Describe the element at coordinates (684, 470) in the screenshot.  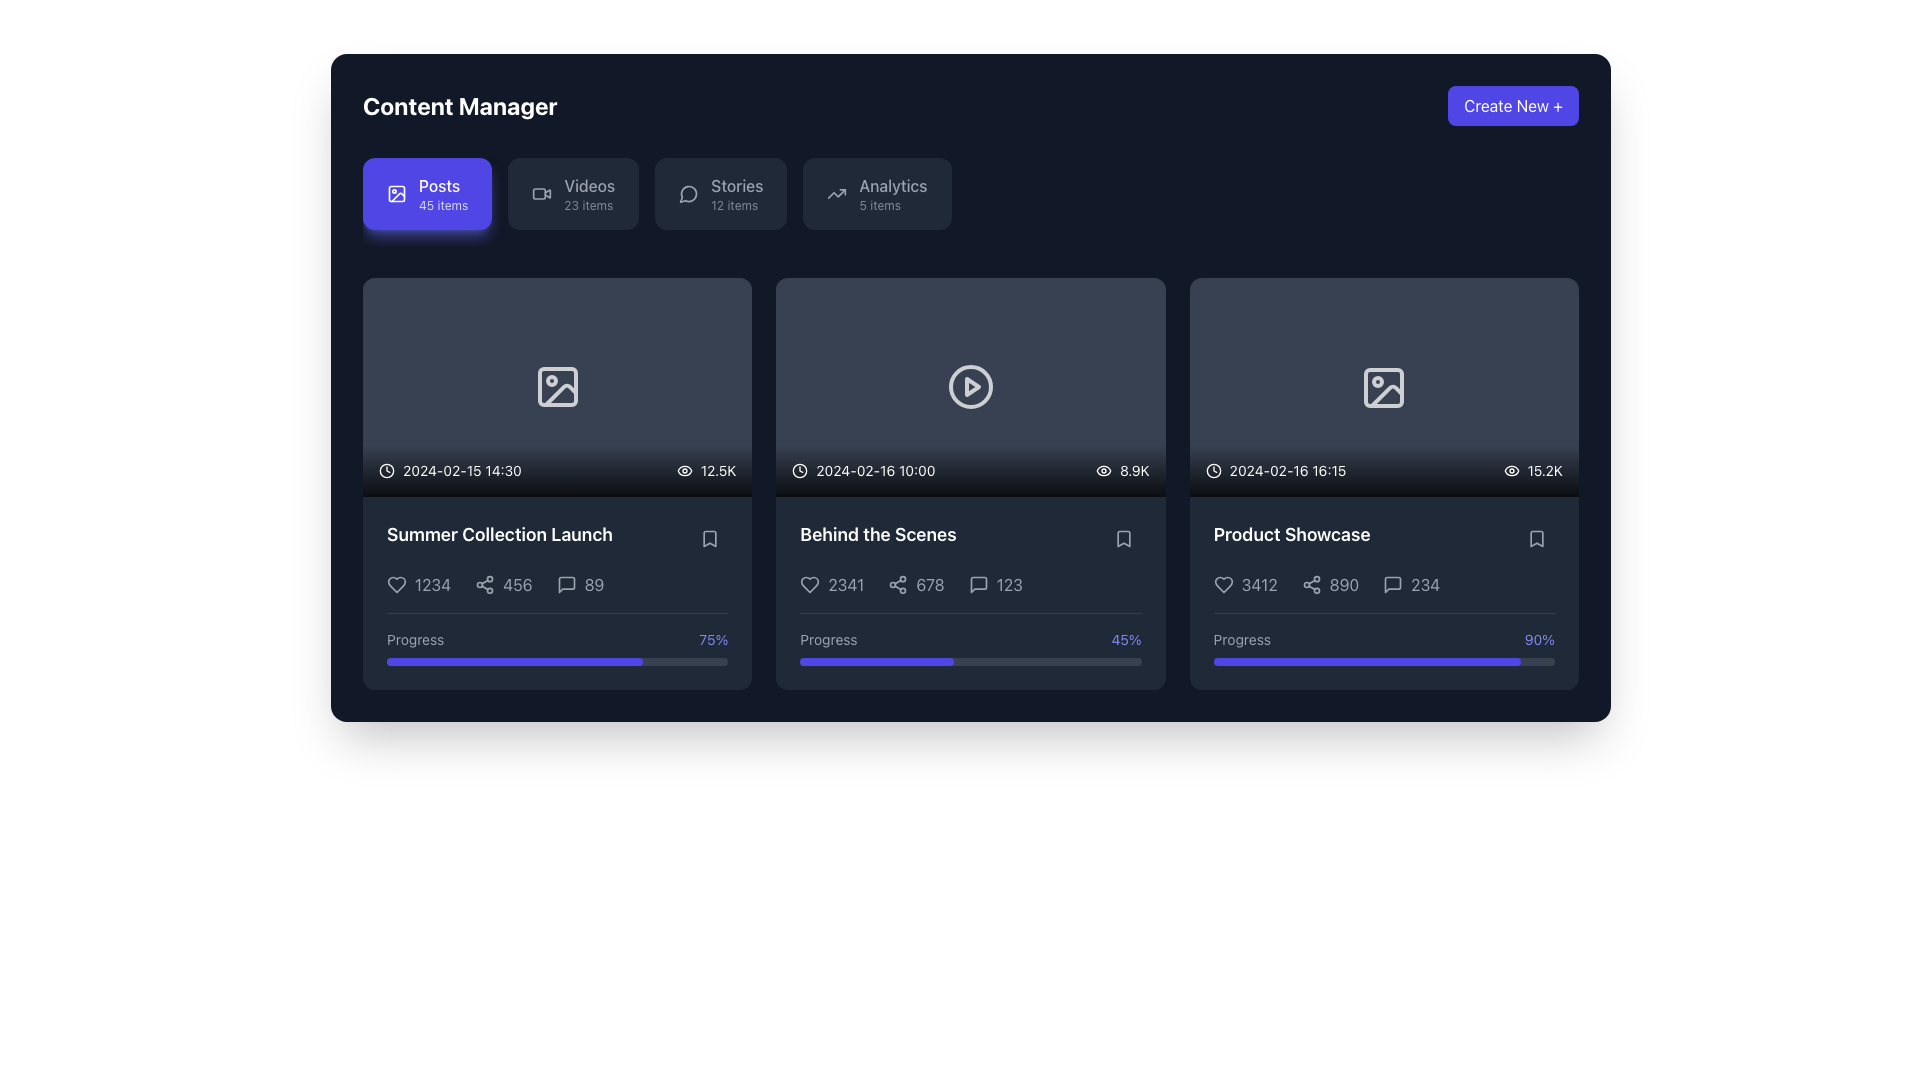
I see `the view counter icon located on the left side next to the text '12.5K'` at that location.